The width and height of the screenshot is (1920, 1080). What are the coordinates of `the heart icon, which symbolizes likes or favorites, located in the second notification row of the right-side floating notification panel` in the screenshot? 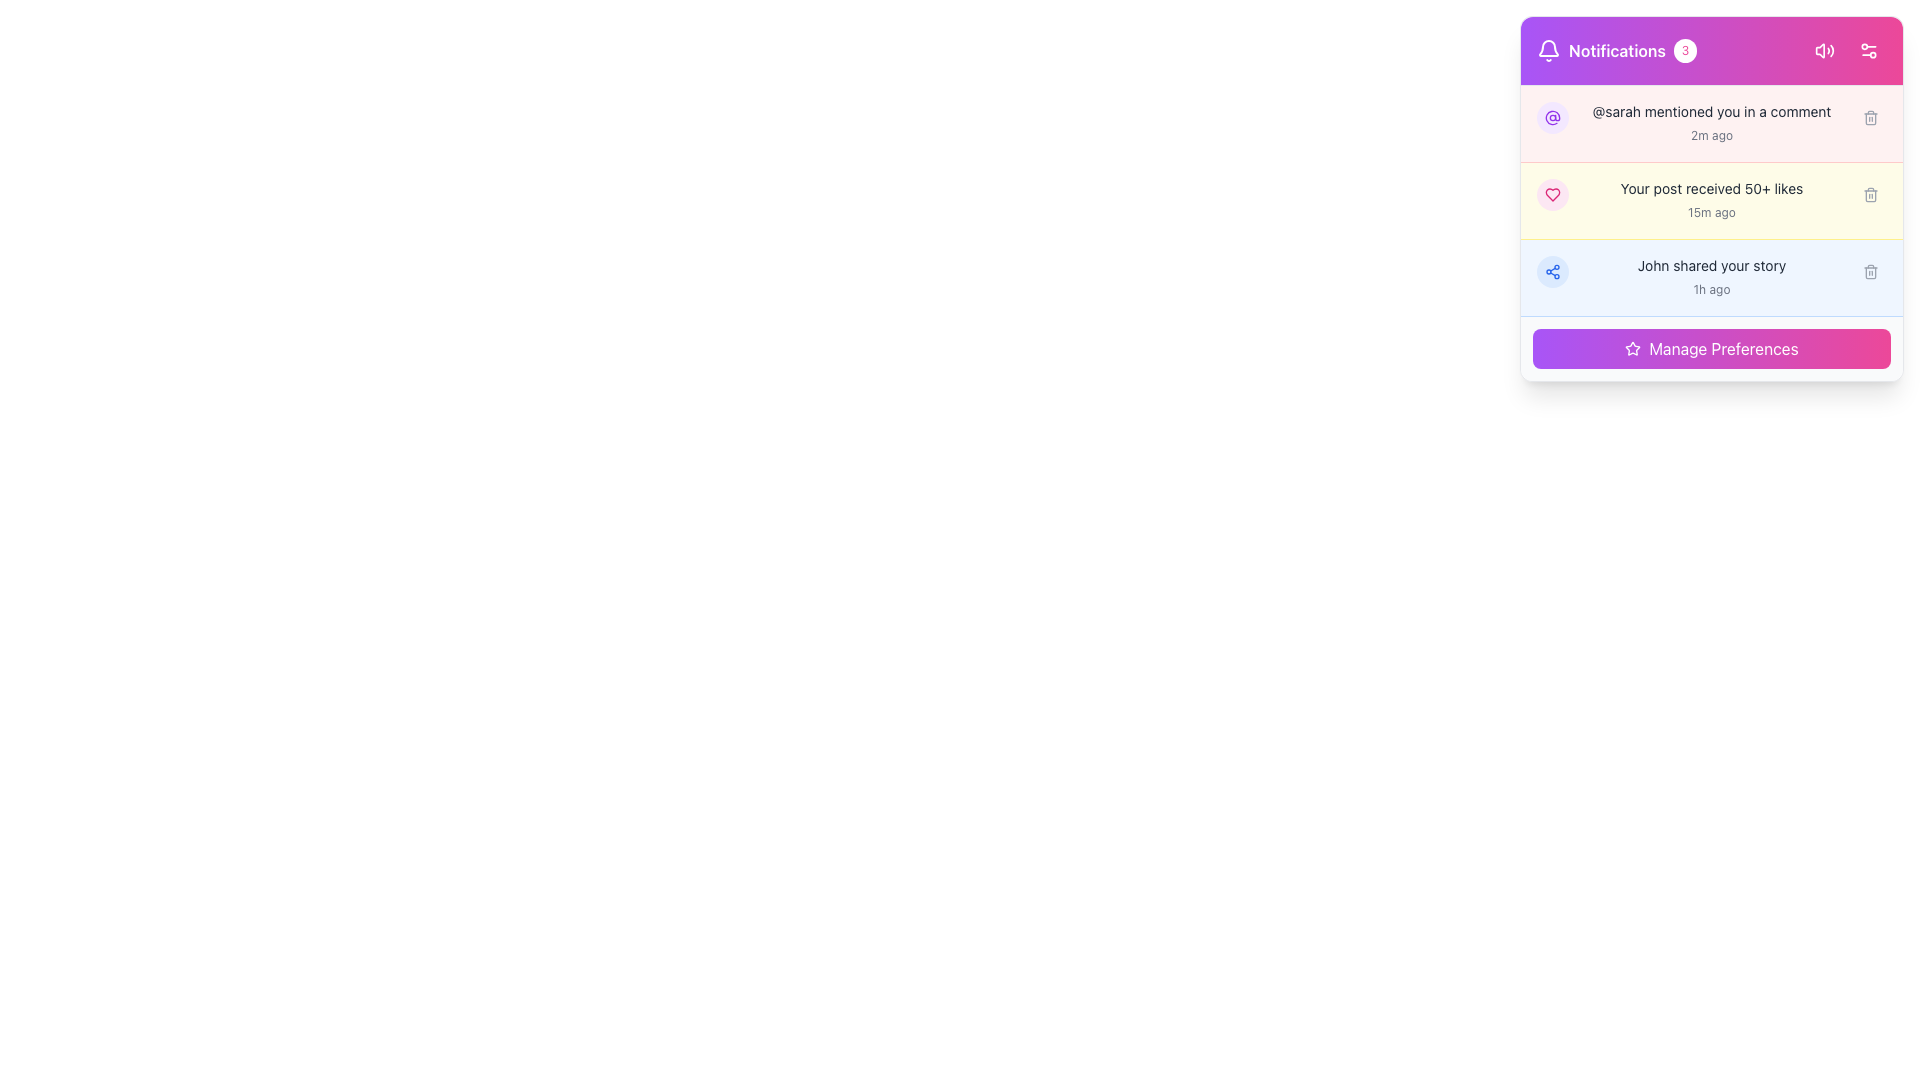 It's located at (1552, 195).